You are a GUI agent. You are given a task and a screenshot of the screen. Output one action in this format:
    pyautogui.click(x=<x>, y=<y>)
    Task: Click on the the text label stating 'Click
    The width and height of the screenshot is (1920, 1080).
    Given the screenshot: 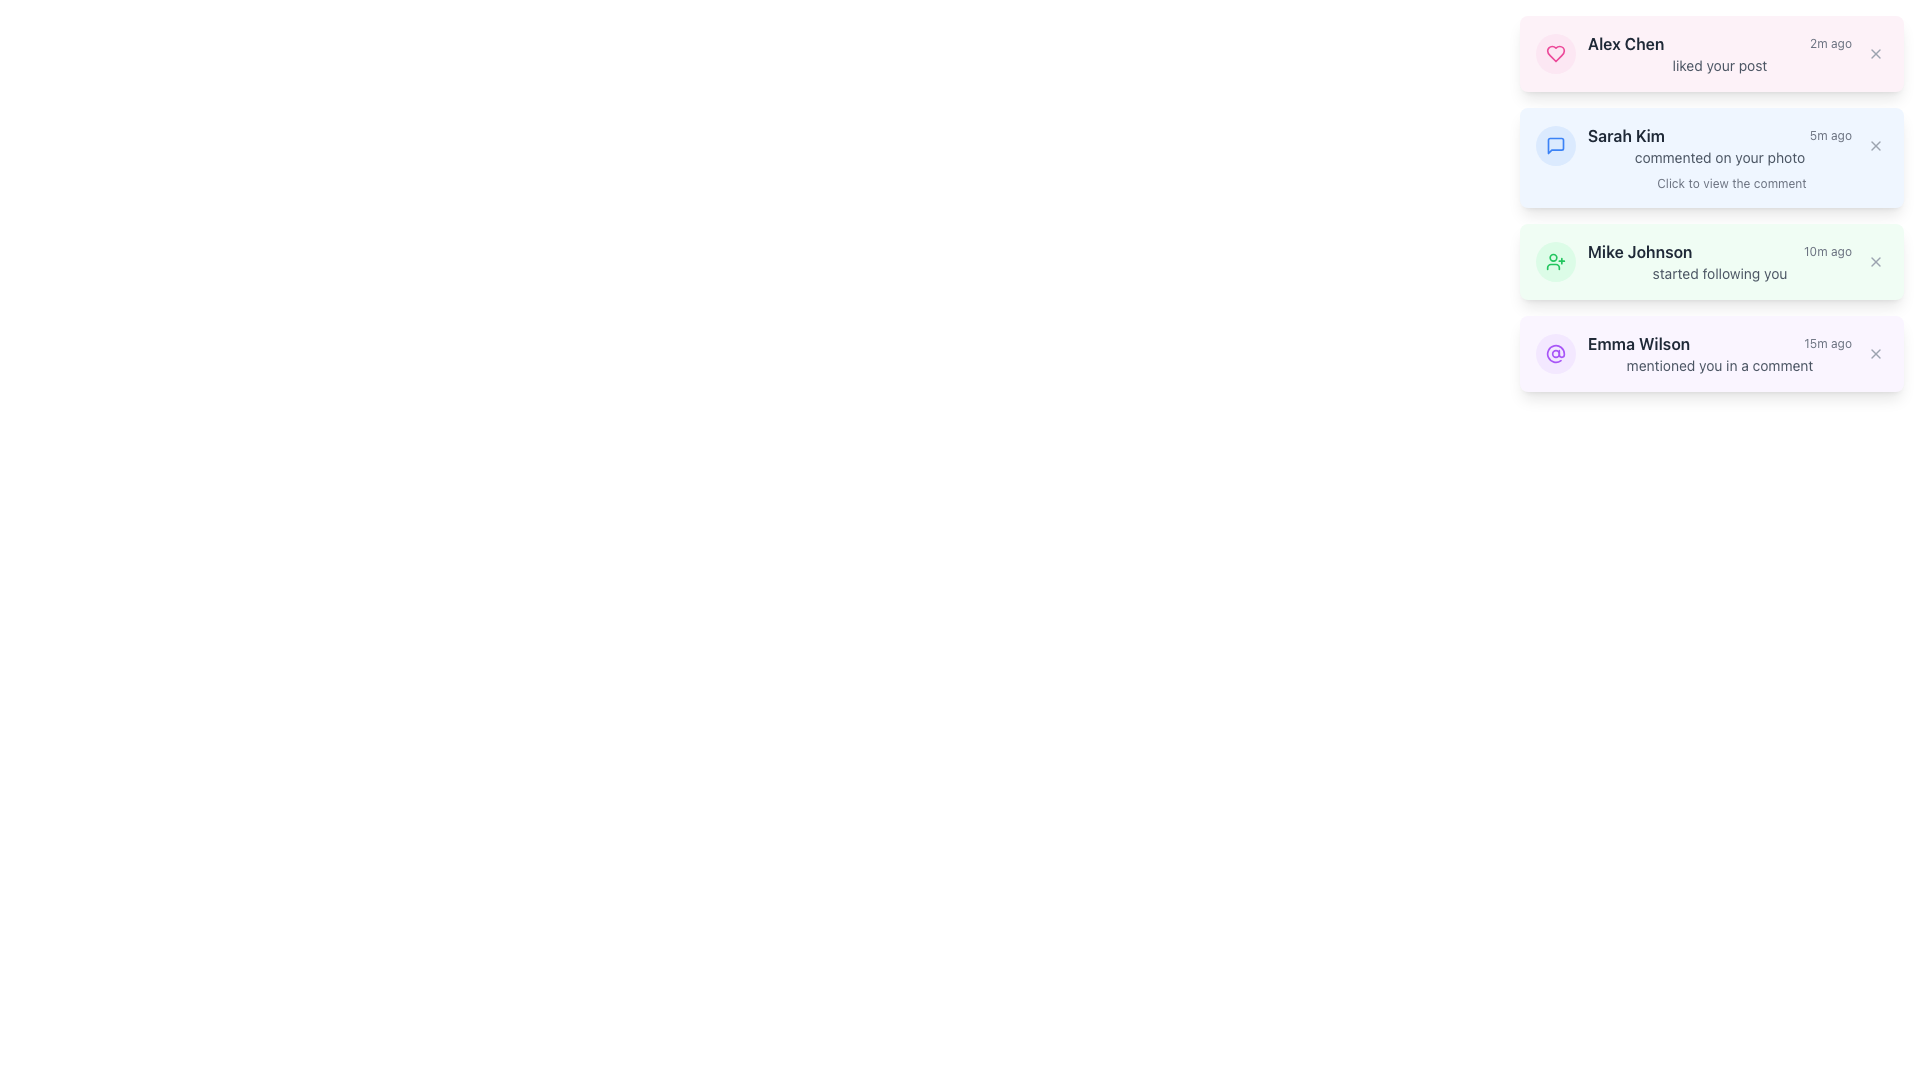 What is the action you would take?
    pyautogui.click(x=1711, y=184)
    